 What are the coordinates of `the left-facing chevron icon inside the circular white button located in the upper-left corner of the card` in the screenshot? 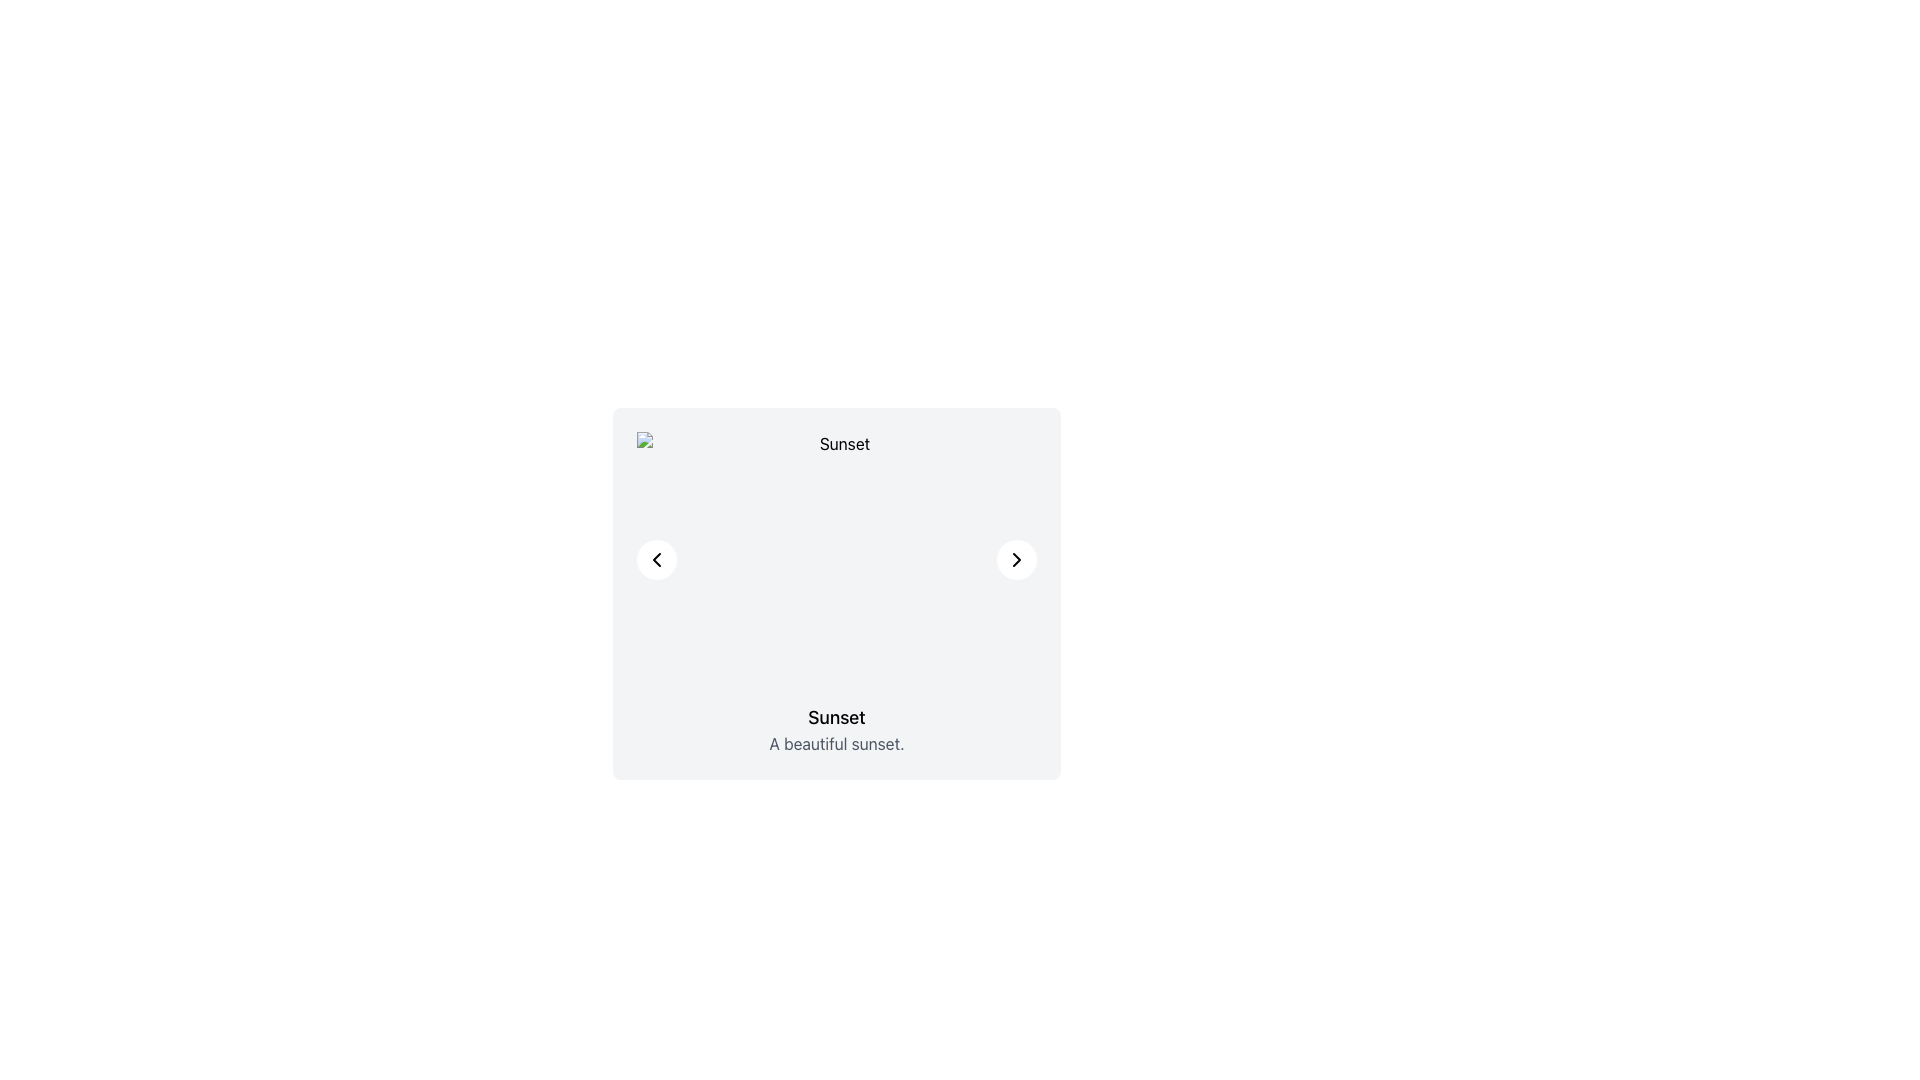 It's located at (657, 559).